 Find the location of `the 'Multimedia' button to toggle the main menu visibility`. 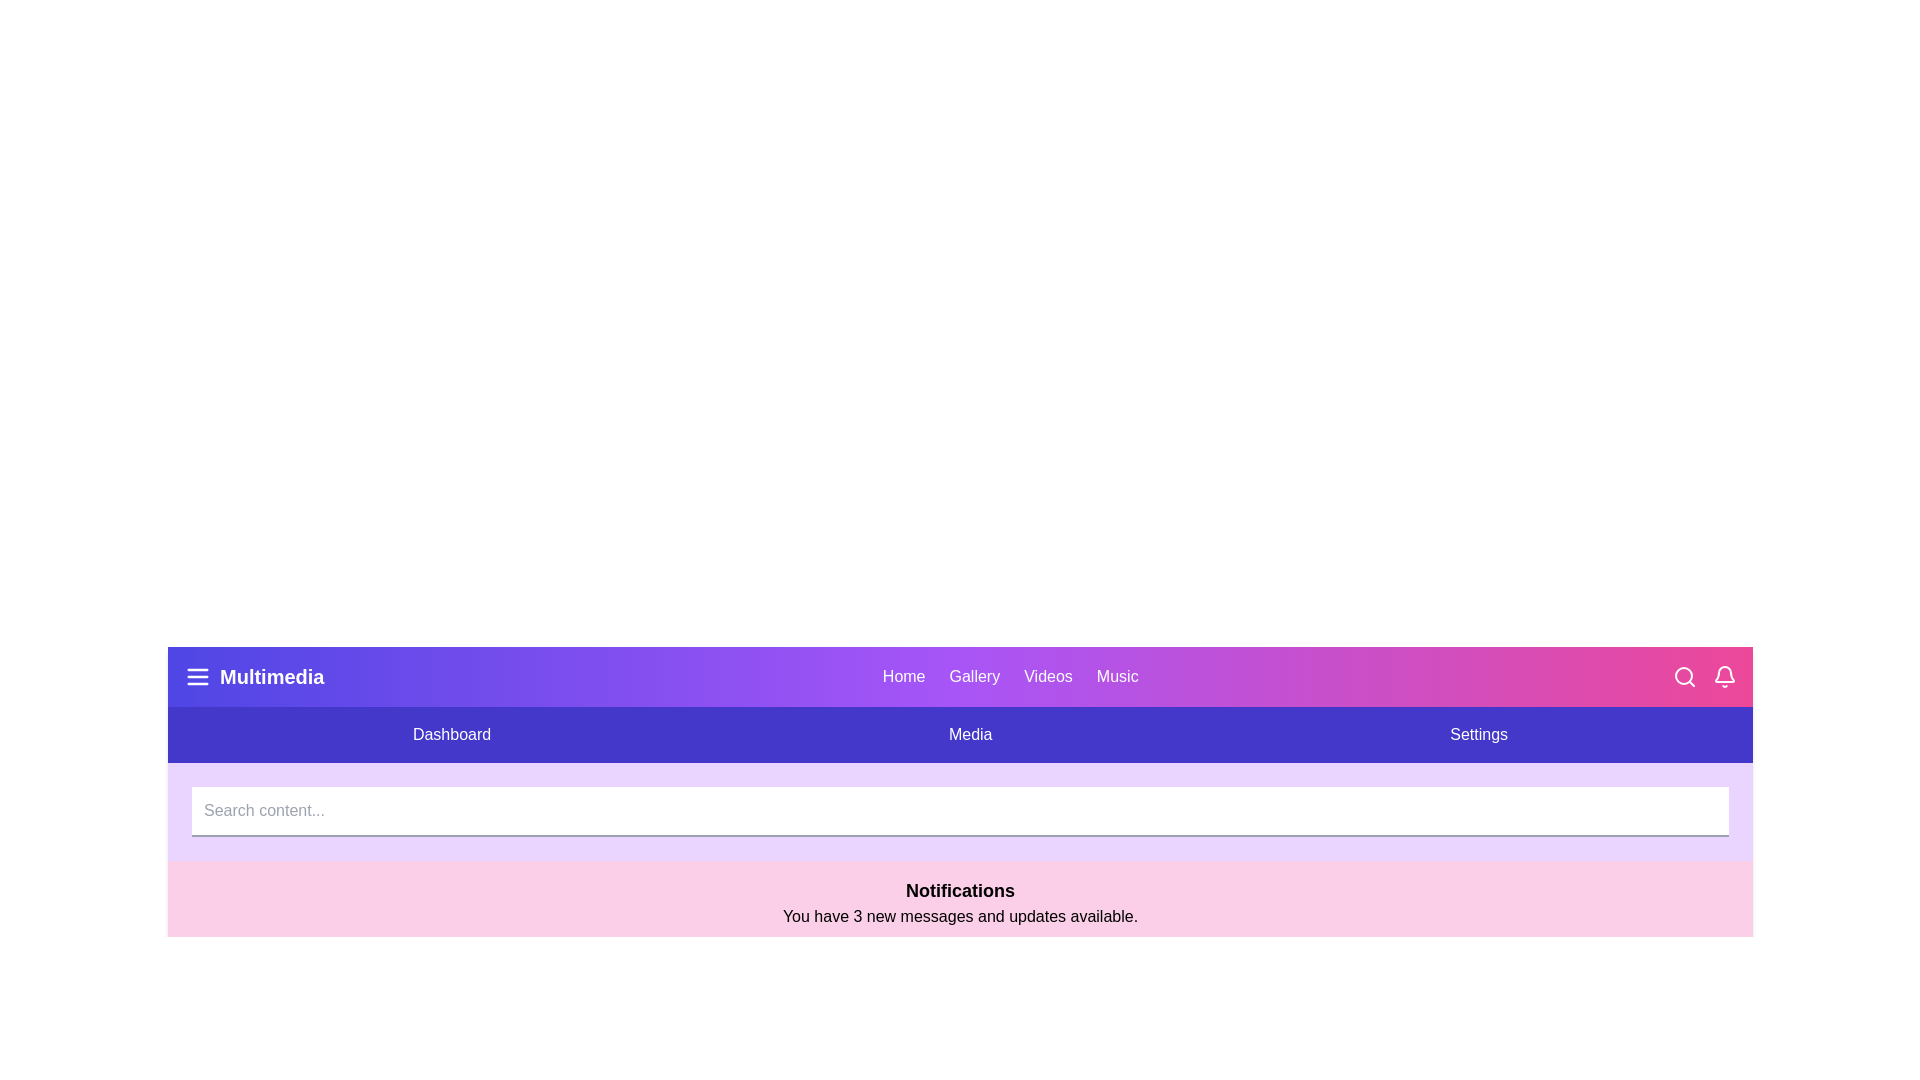

the 'Multimedia' button to toggle the main menu visibility is located at coordinates (253, 676).